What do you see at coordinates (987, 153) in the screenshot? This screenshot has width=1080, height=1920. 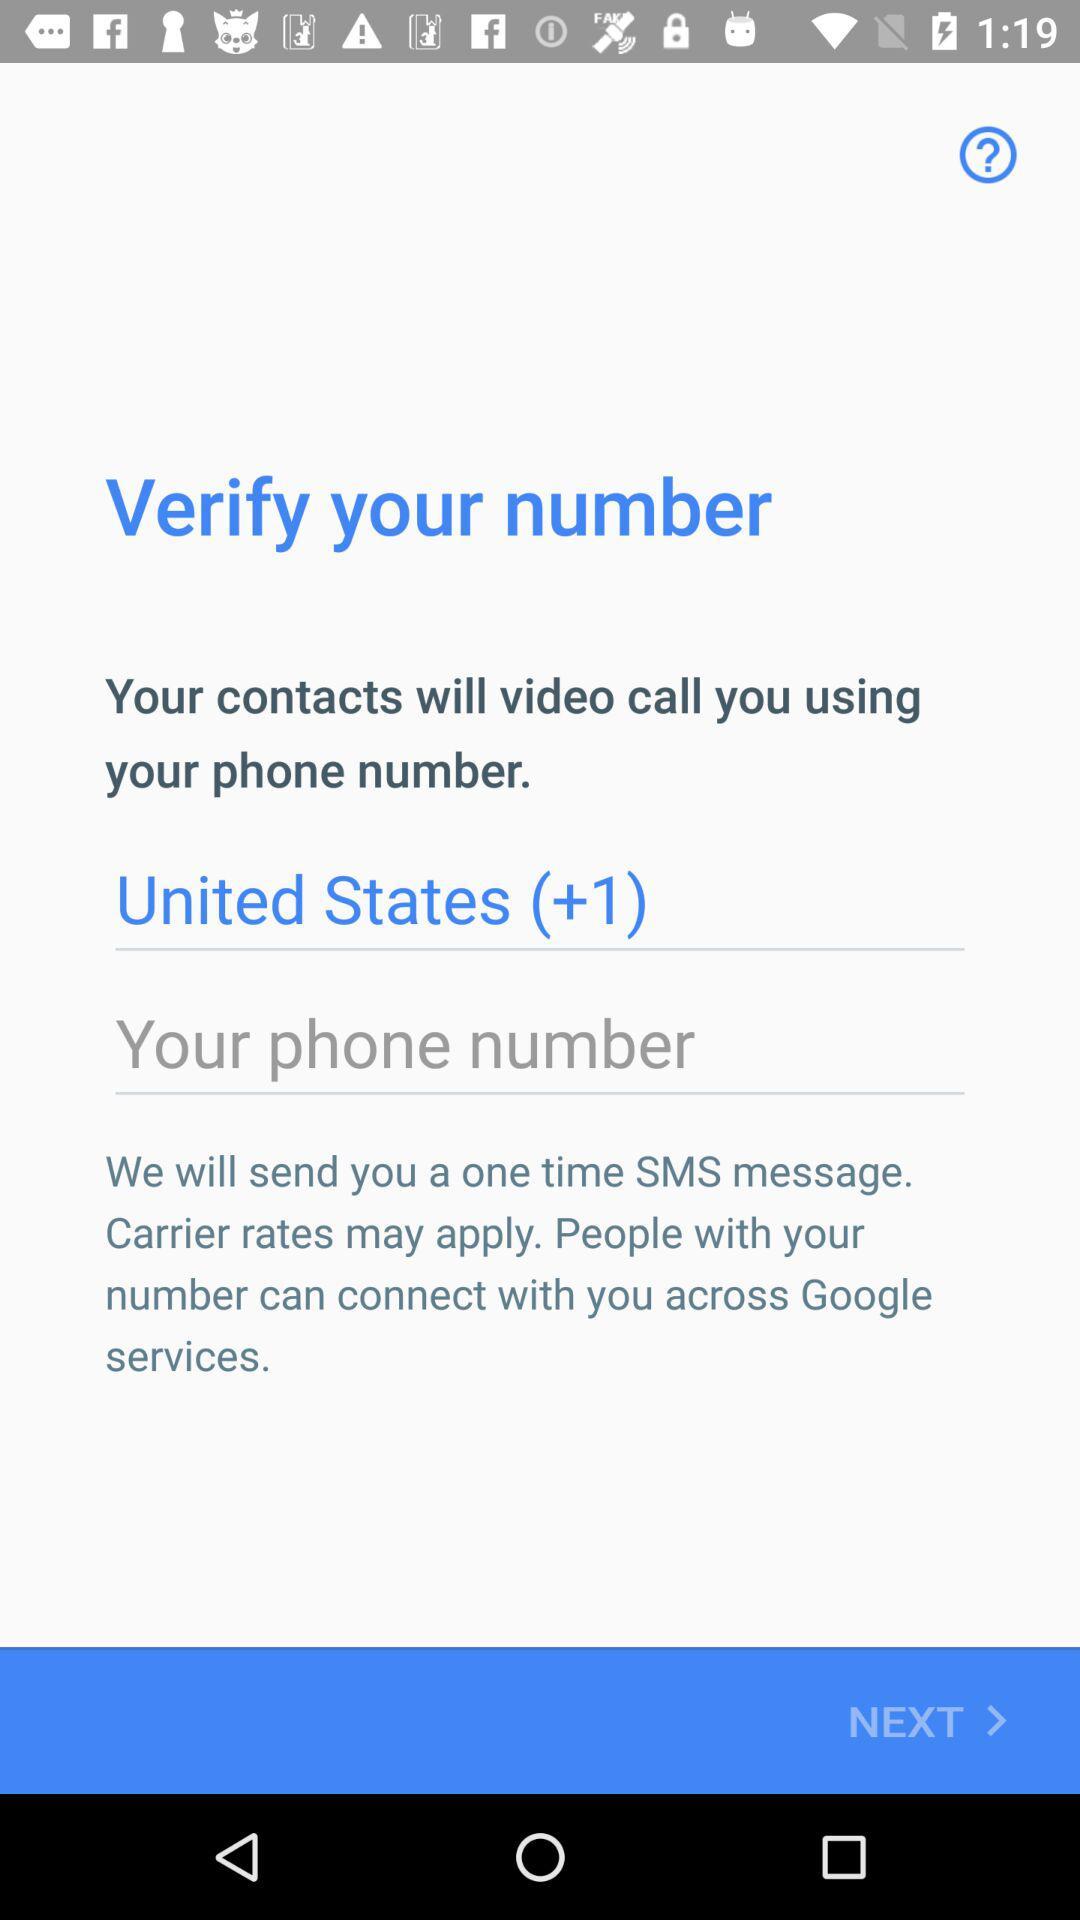 I see `the help icon` at bounding box center [987, 153].